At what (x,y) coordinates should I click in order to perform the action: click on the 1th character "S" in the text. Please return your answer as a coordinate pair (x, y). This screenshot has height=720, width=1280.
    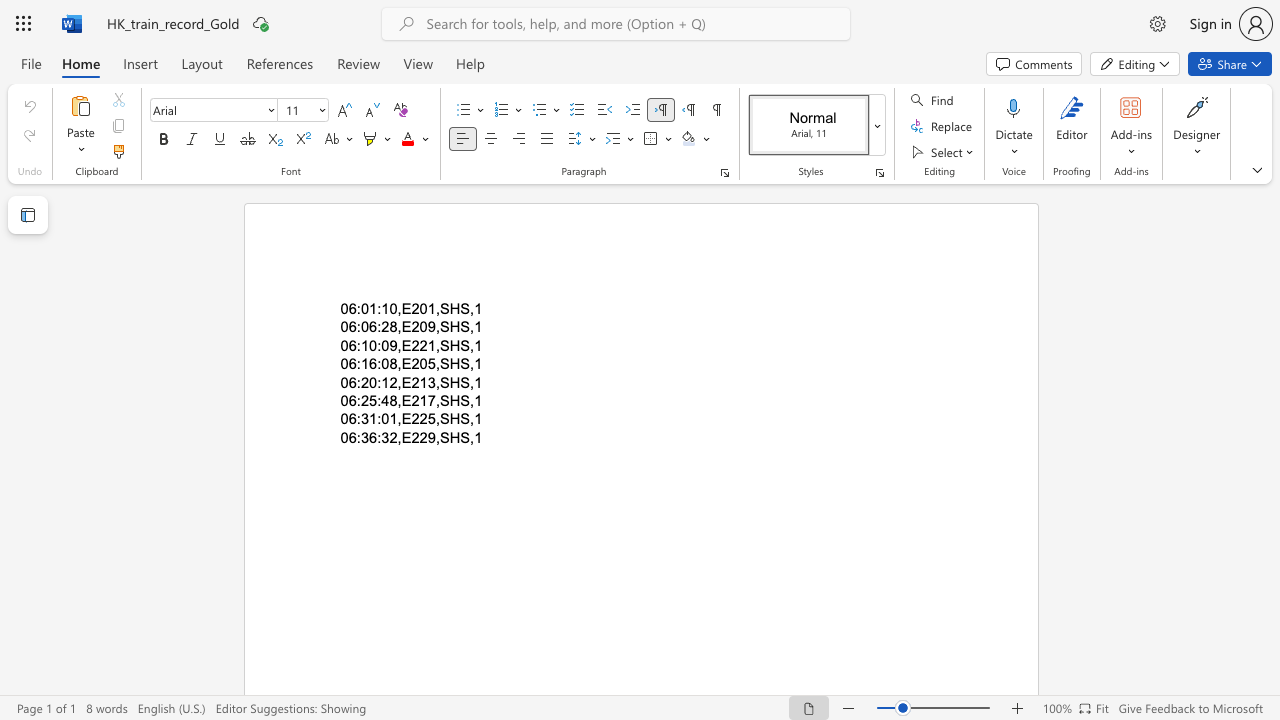
    Looking at the image, I should click on (443, 364).